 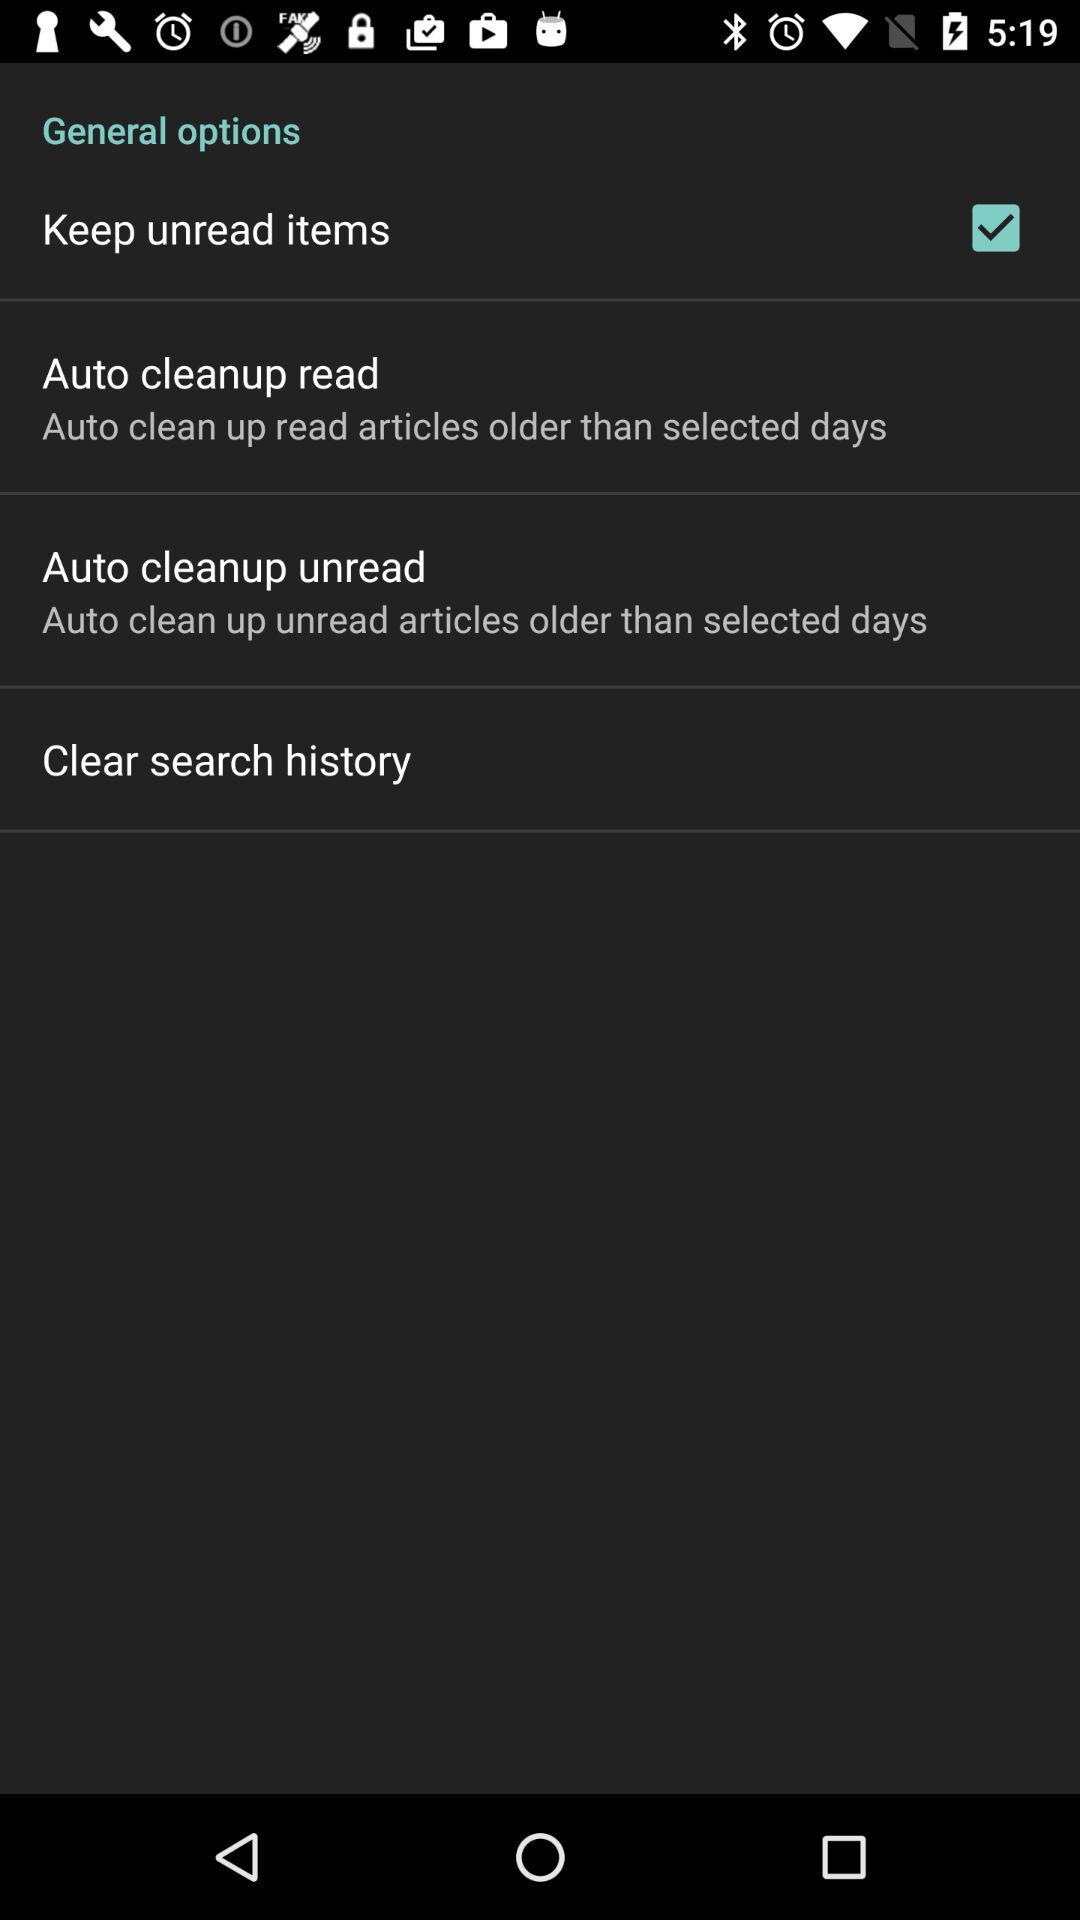 I want to click on the clear search history on the left, so click(x=225, y=757).